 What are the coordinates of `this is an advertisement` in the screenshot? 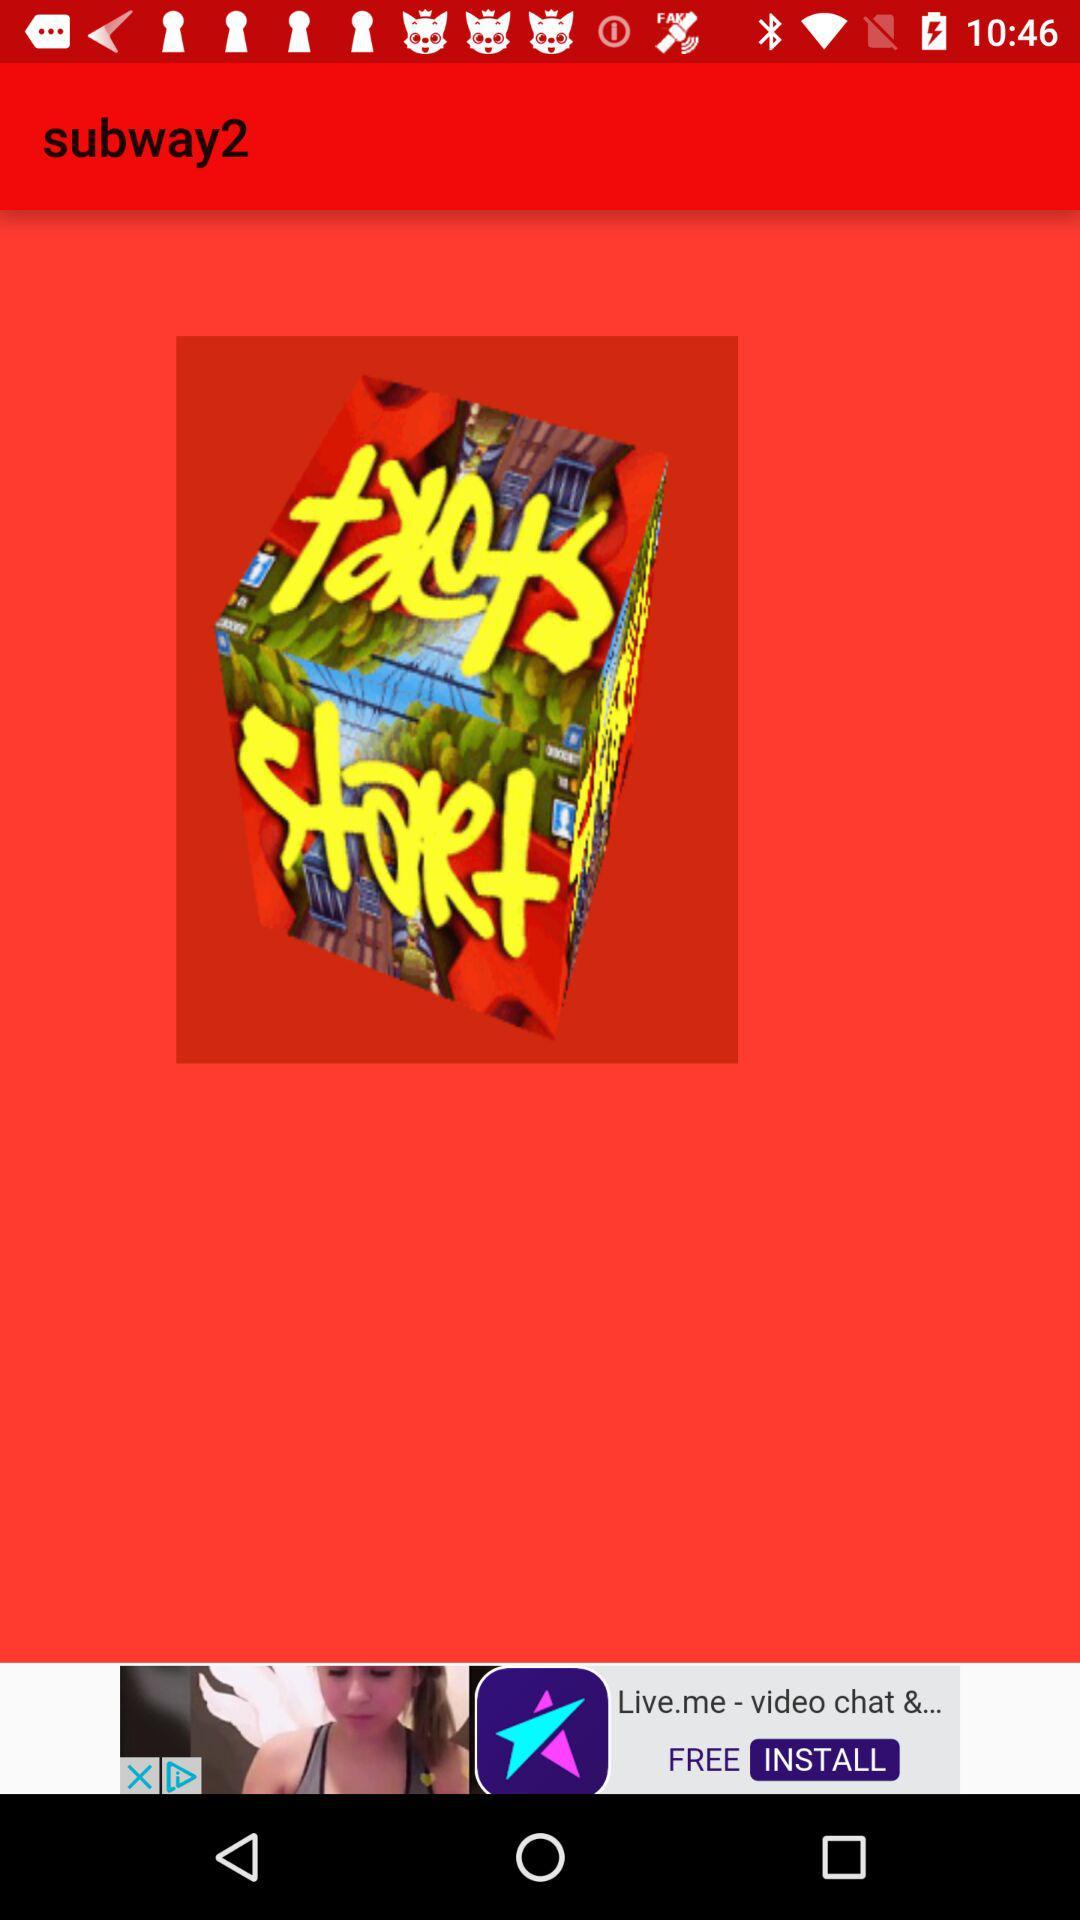 It's located at (540, 1727).